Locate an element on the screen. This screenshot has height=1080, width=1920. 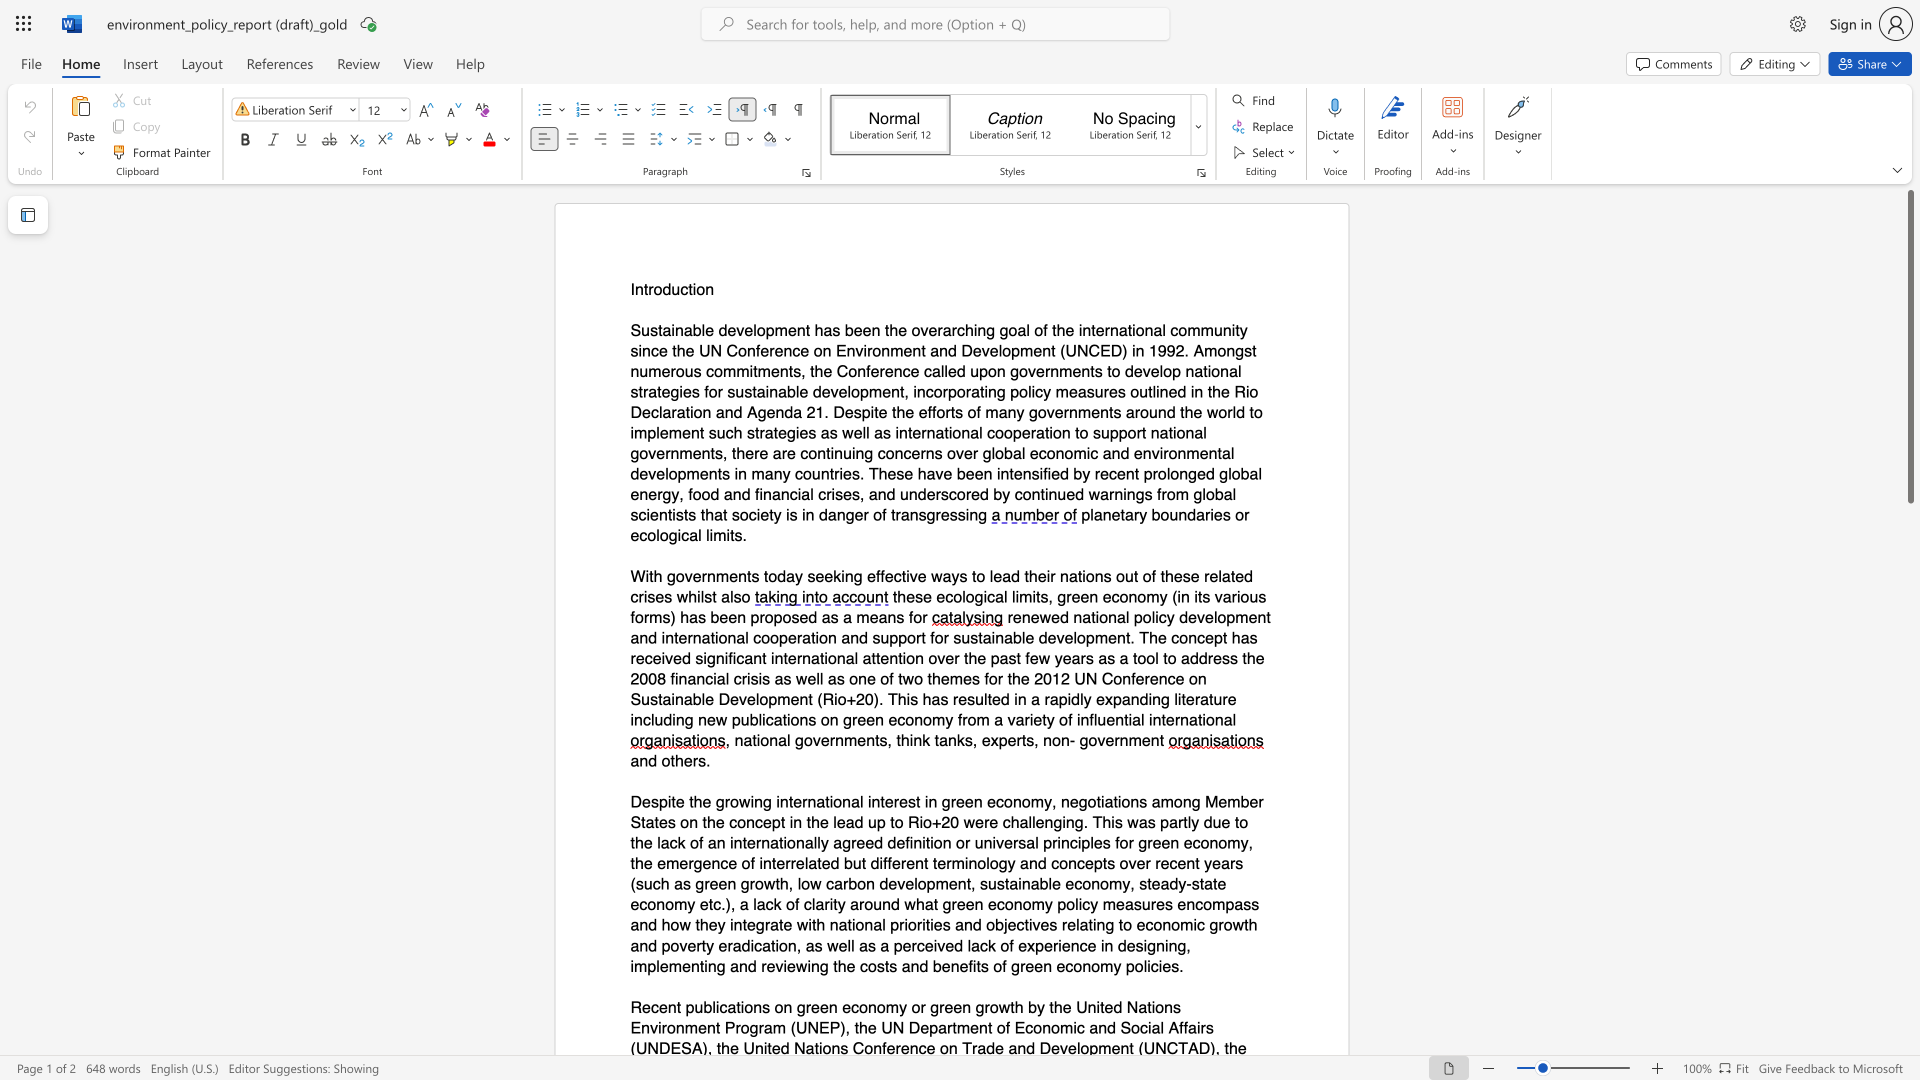
the scrollbar on the right to move the page downward is located at coordinates (1909, 910).